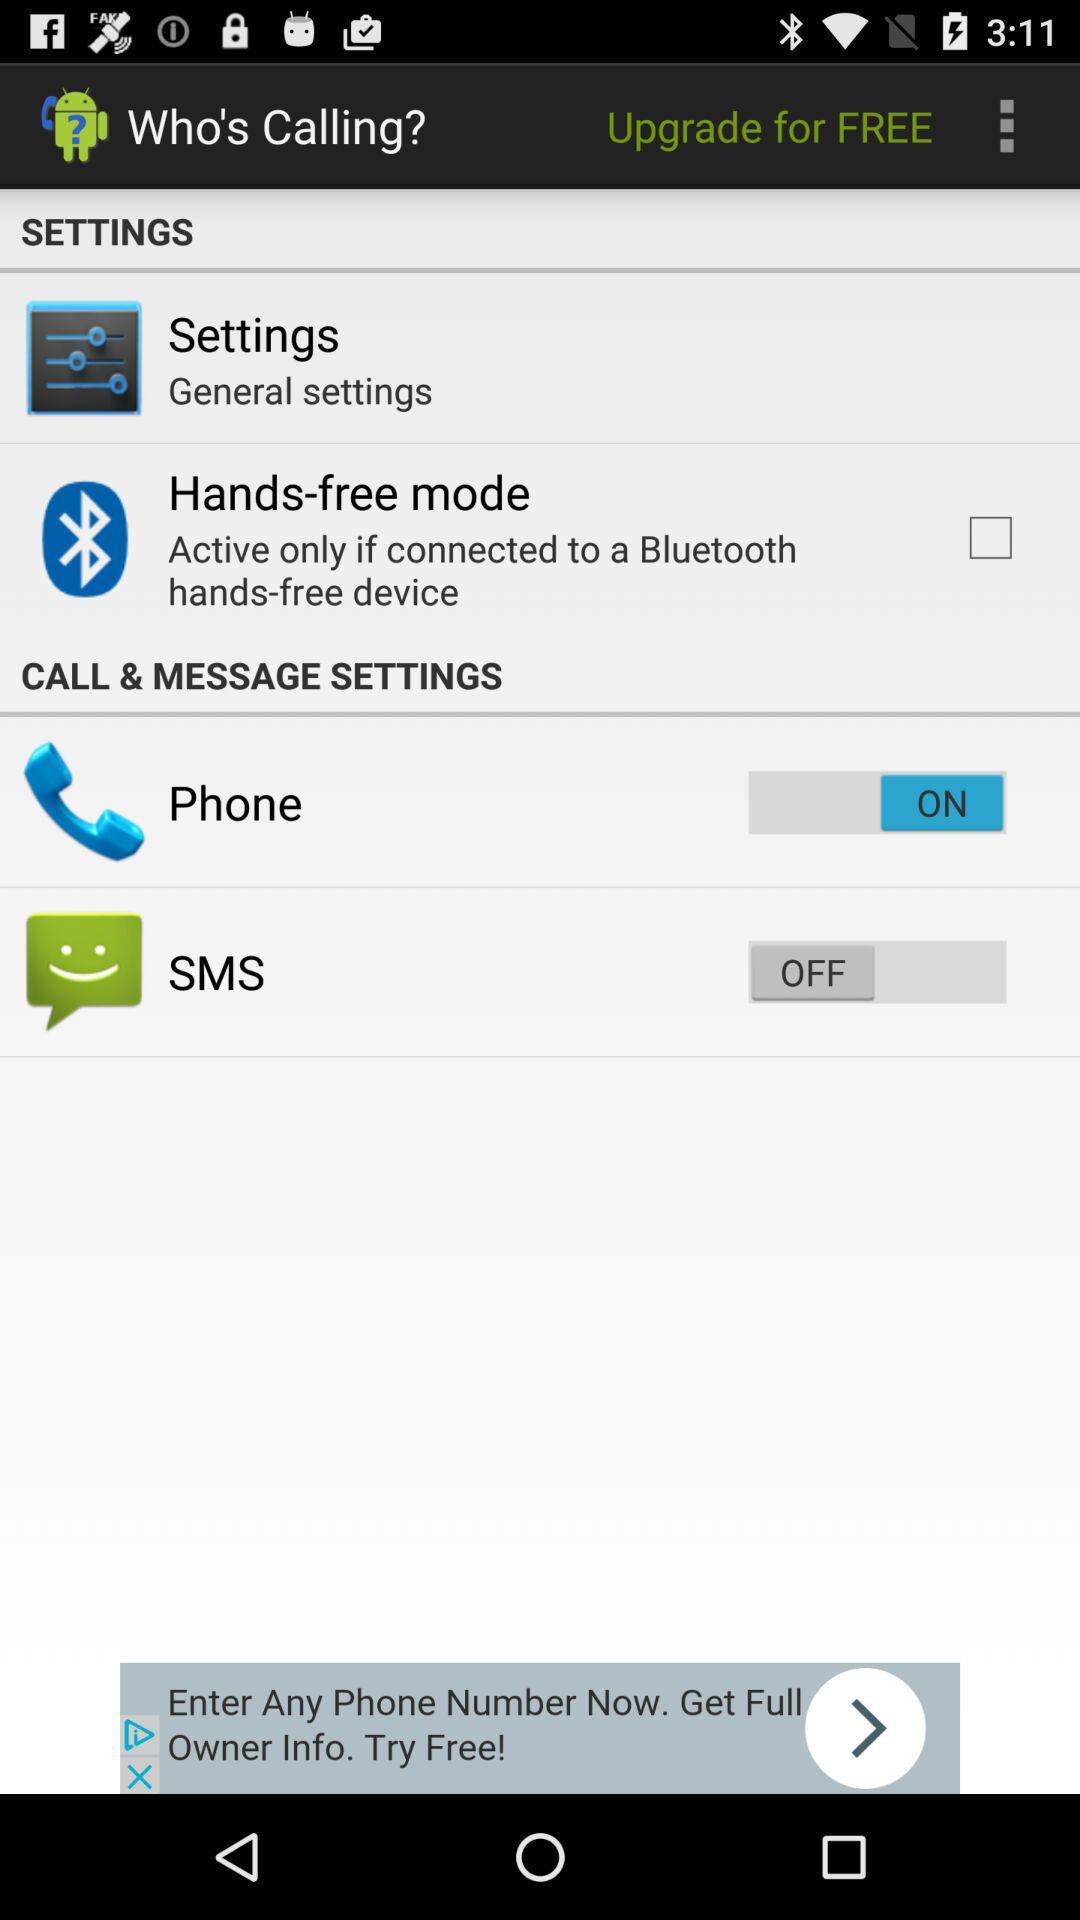 Image resolution: width=1080 pixels, height=1920 pixels. What do you see at coordinates (876, 802) in the screenshot?
I see `phone permission` at bounding box center [876, 802].